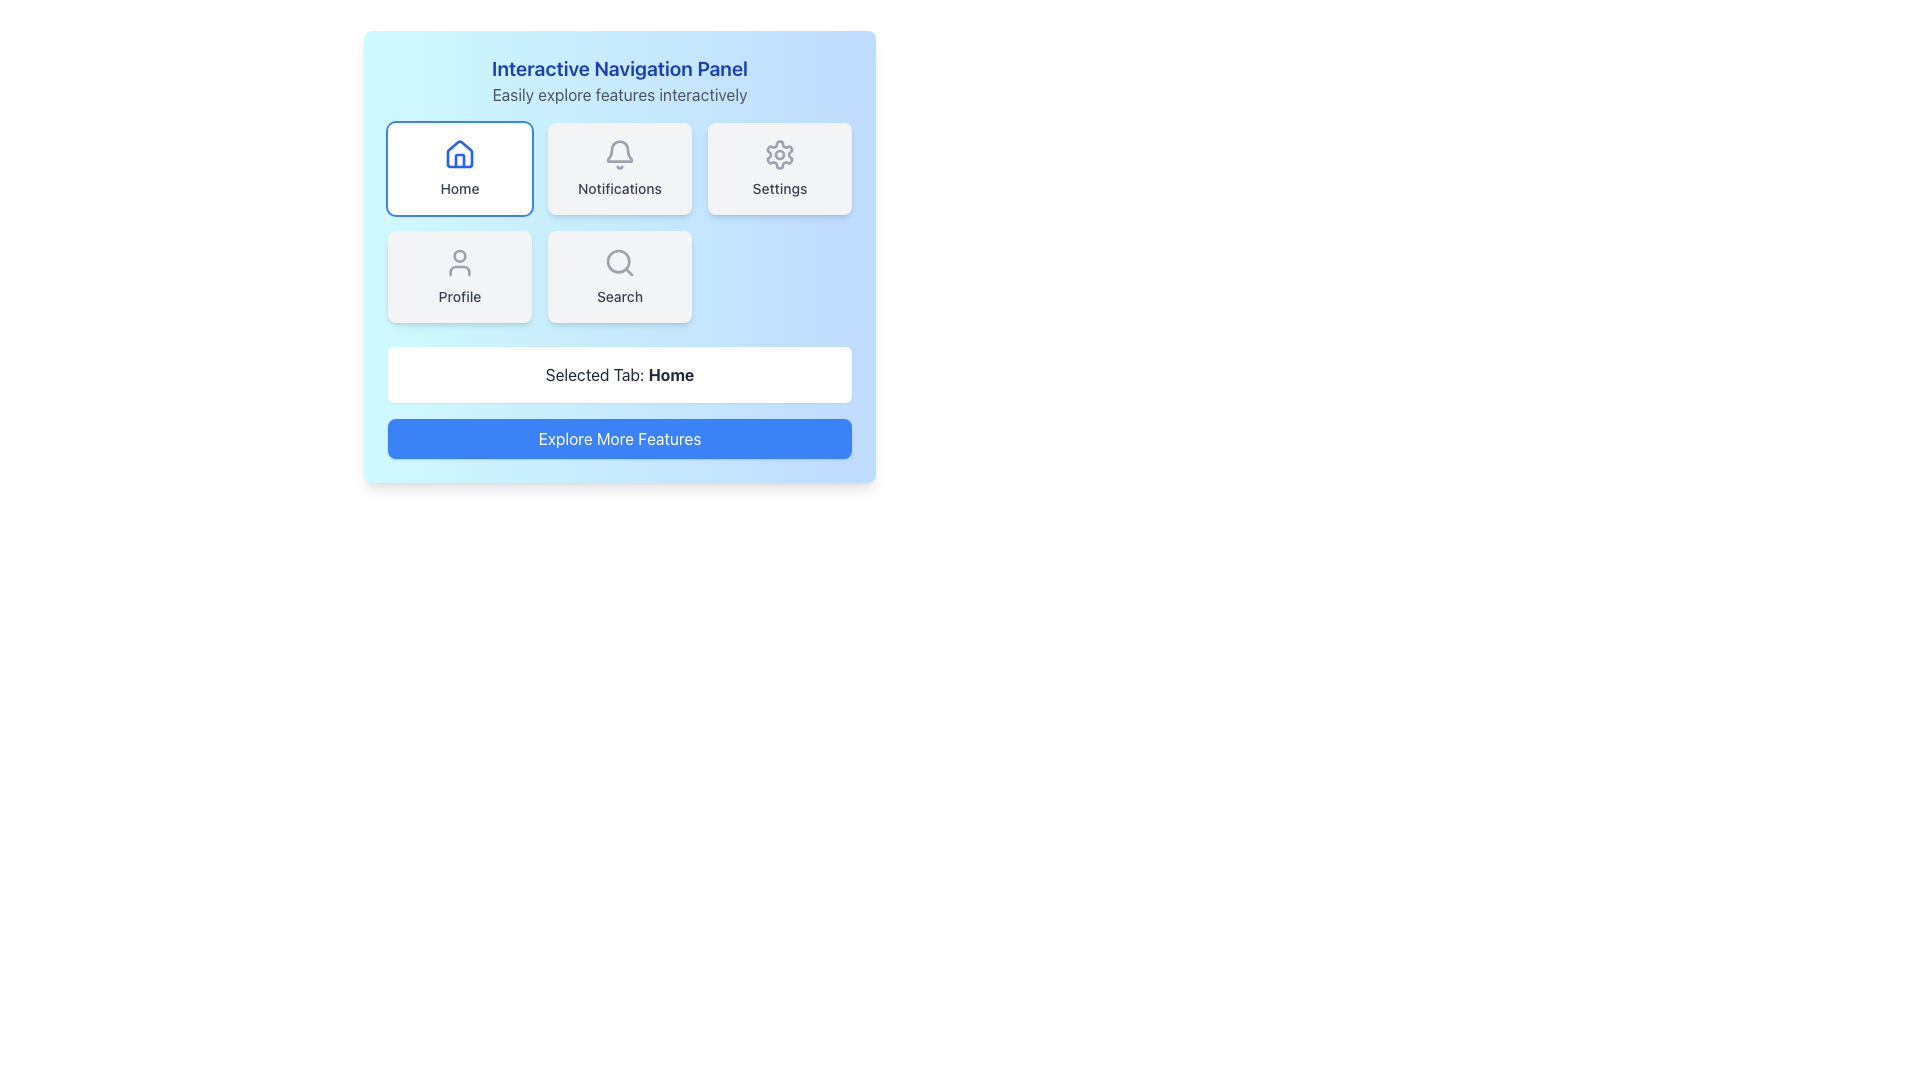 The width and height of the screenshot is (1920, 1080). I want to click on the SVG circle element located at the upper-center portion of the profile icon, which is situated below the 'Profile' label within the profile tab button, so click(459, 254).